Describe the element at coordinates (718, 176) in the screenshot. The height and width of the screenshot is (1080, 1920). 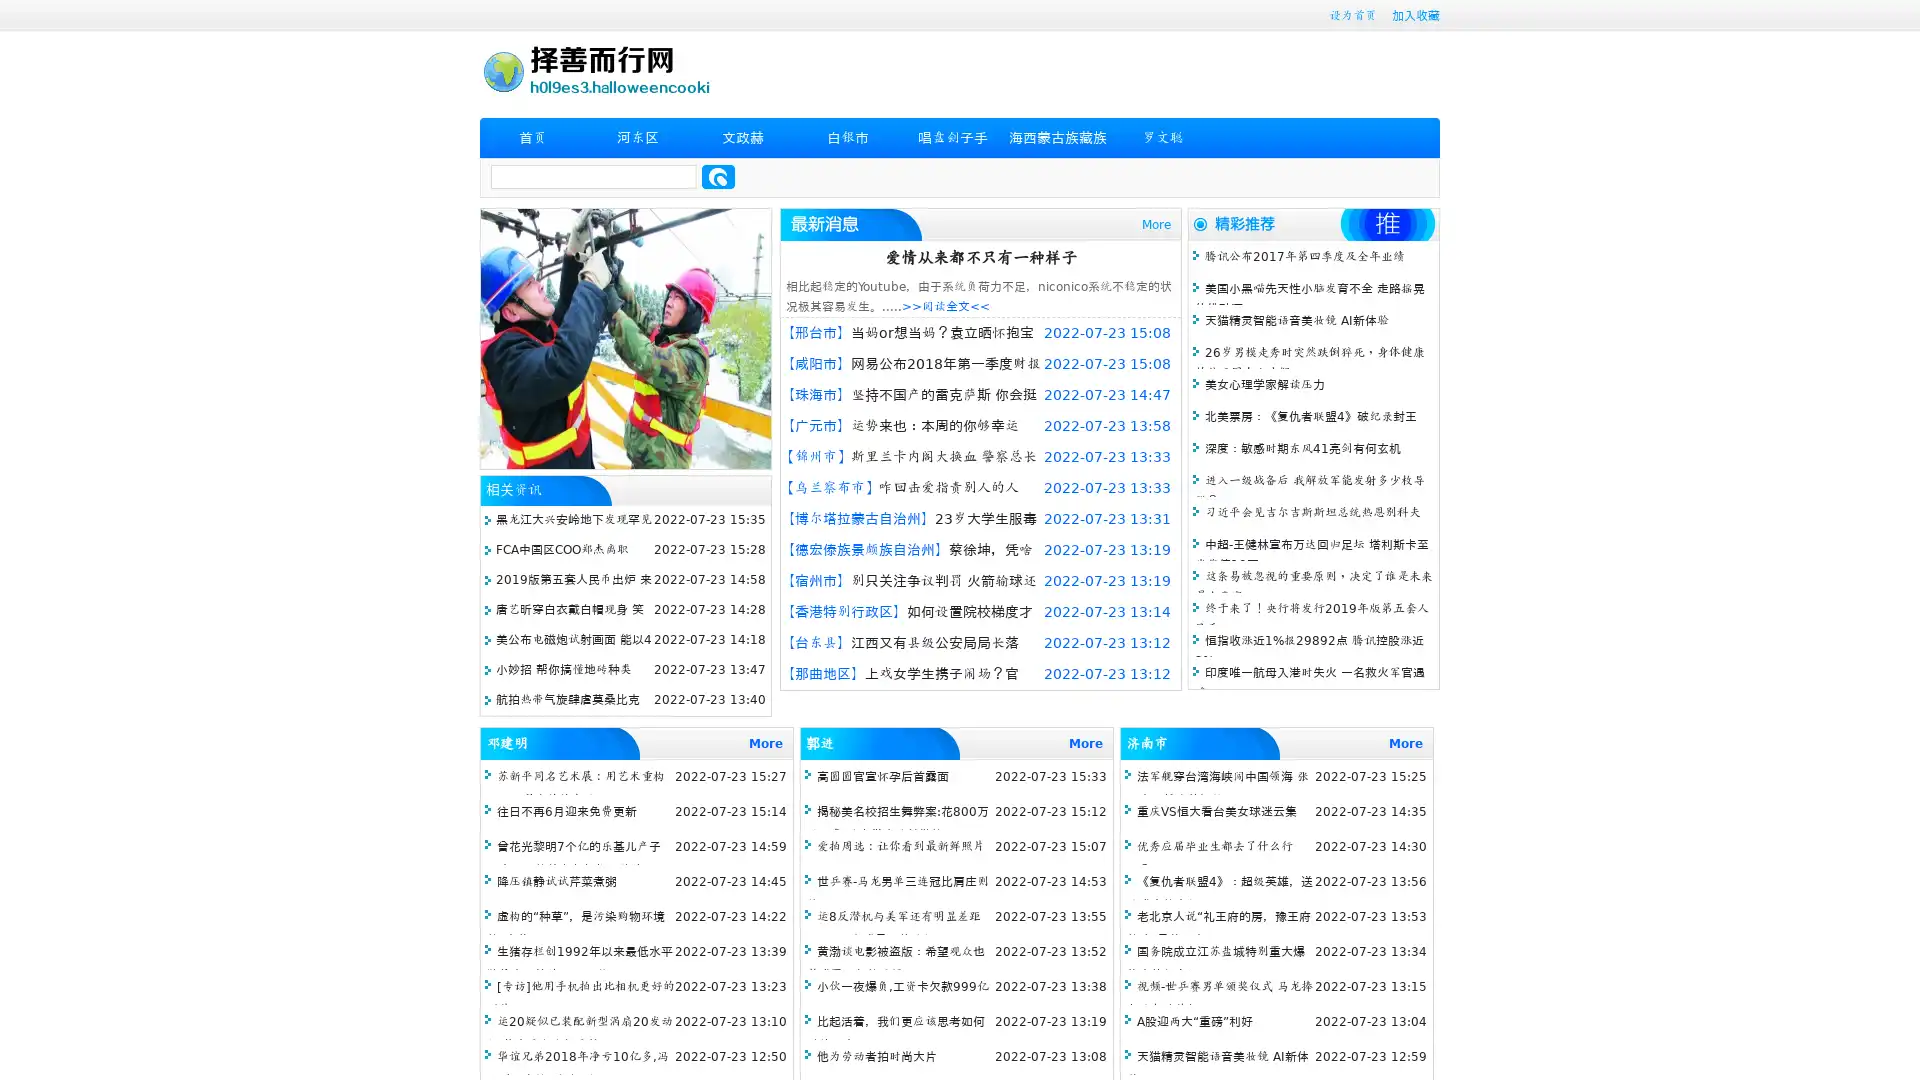
I see `Search` at that location.